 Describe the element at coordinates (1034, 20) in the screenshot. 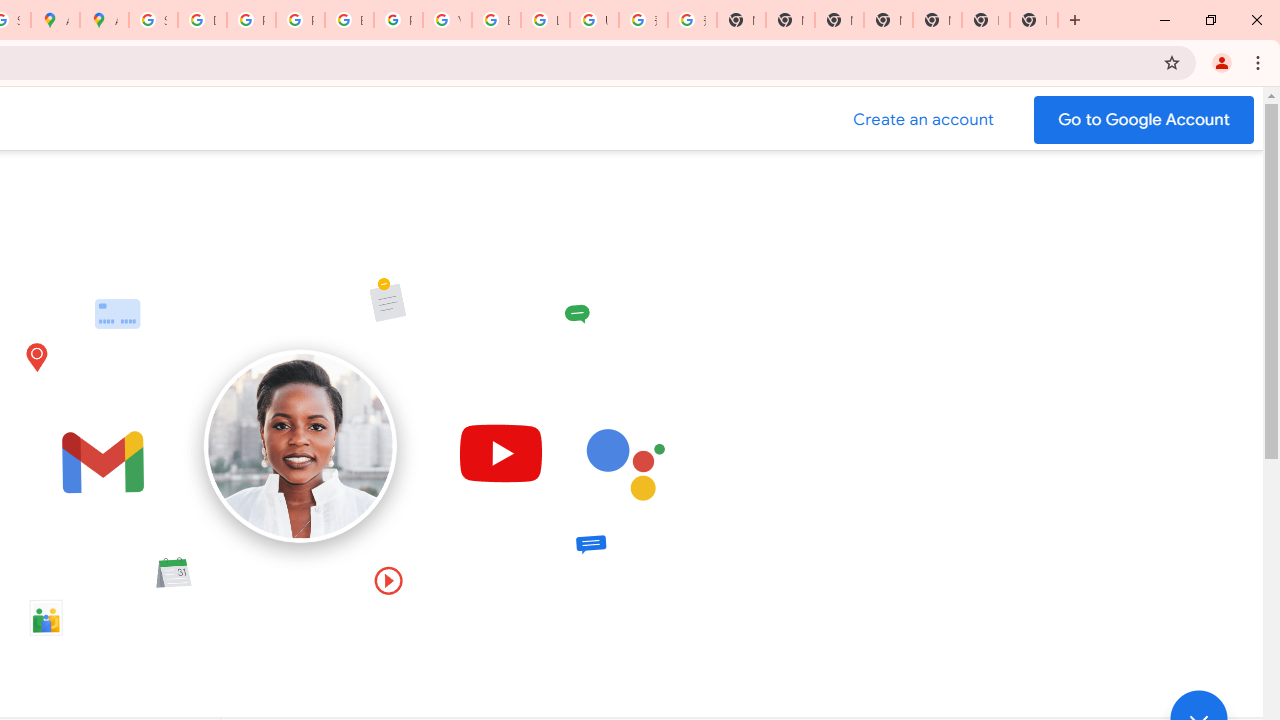

I see `'New Tab'` at that location.